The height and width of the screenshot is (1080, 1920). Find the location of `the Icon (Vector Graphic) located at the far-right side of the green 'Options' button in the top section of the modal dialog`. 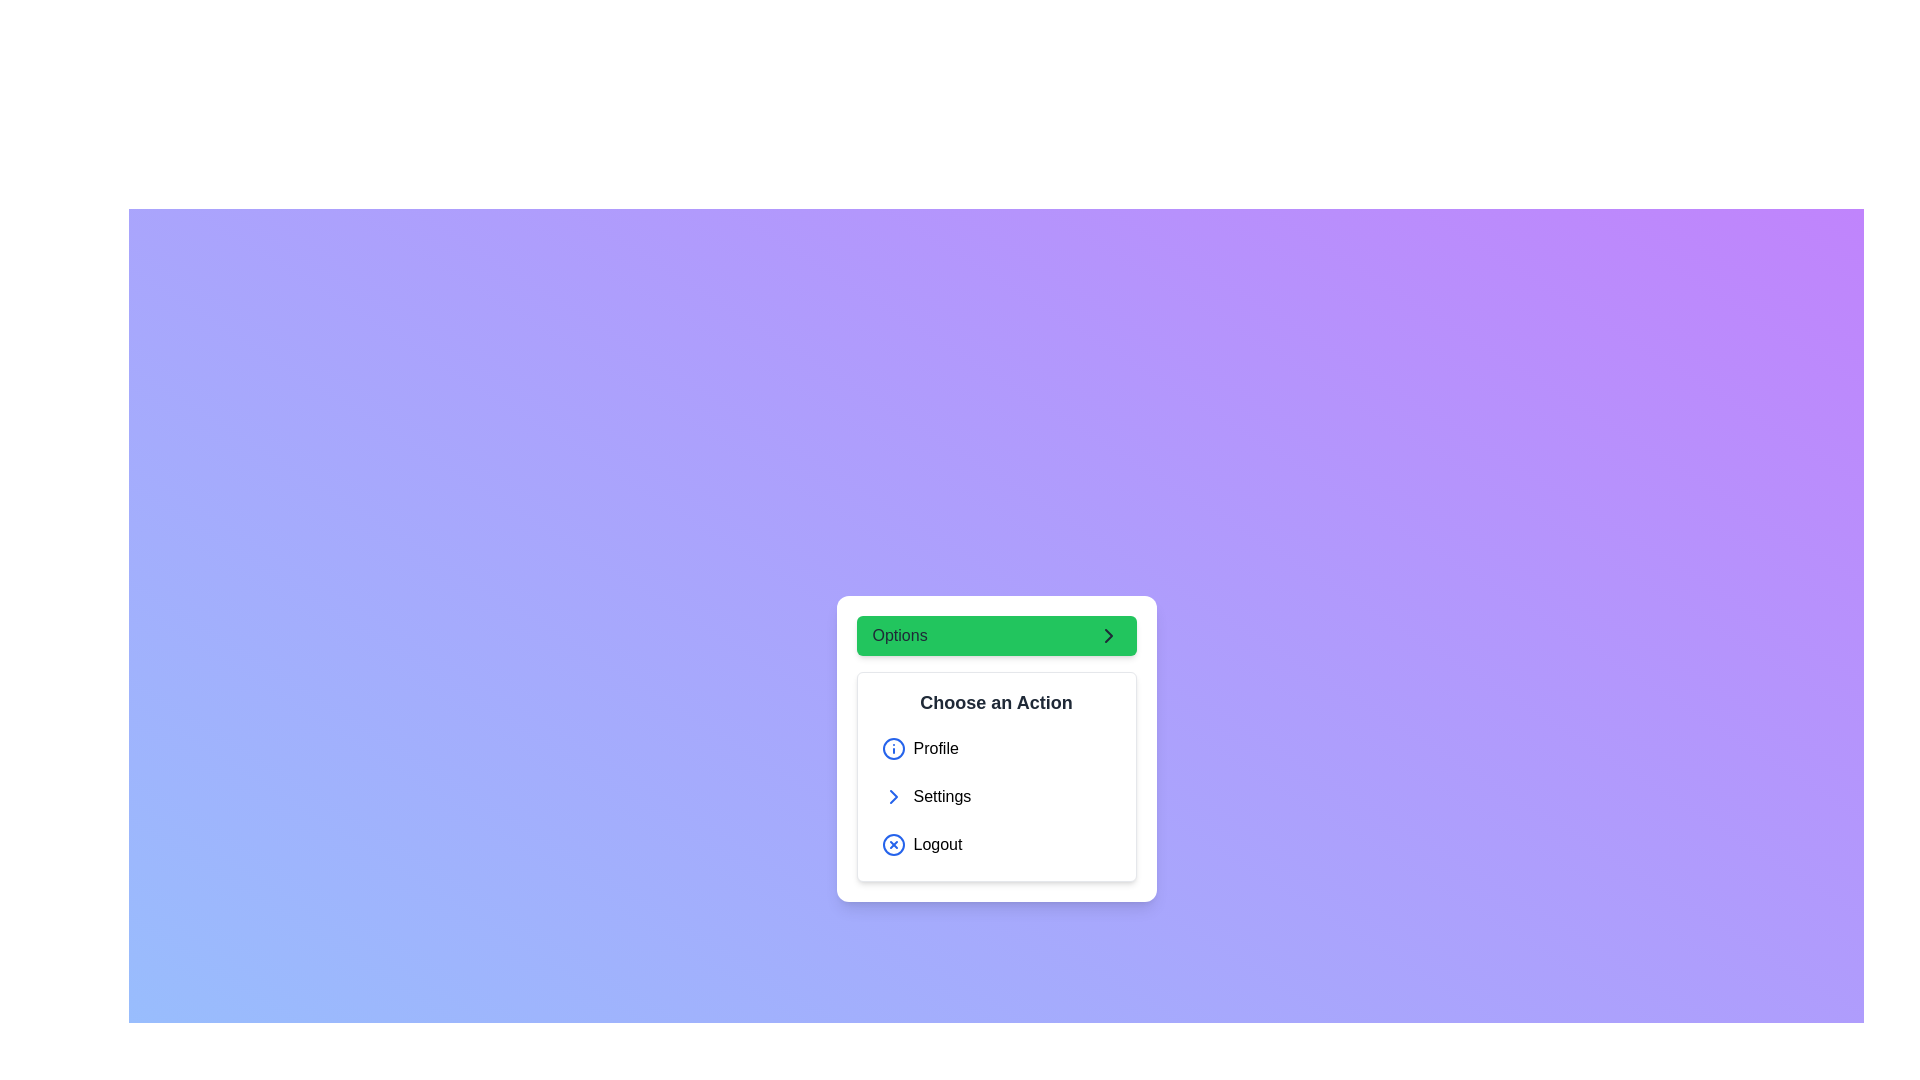

the Icon (Vector Graphic) located at the far-right side of the green 'Options' button in the top section of the modal dialog is located at coordinates (1107, 636).